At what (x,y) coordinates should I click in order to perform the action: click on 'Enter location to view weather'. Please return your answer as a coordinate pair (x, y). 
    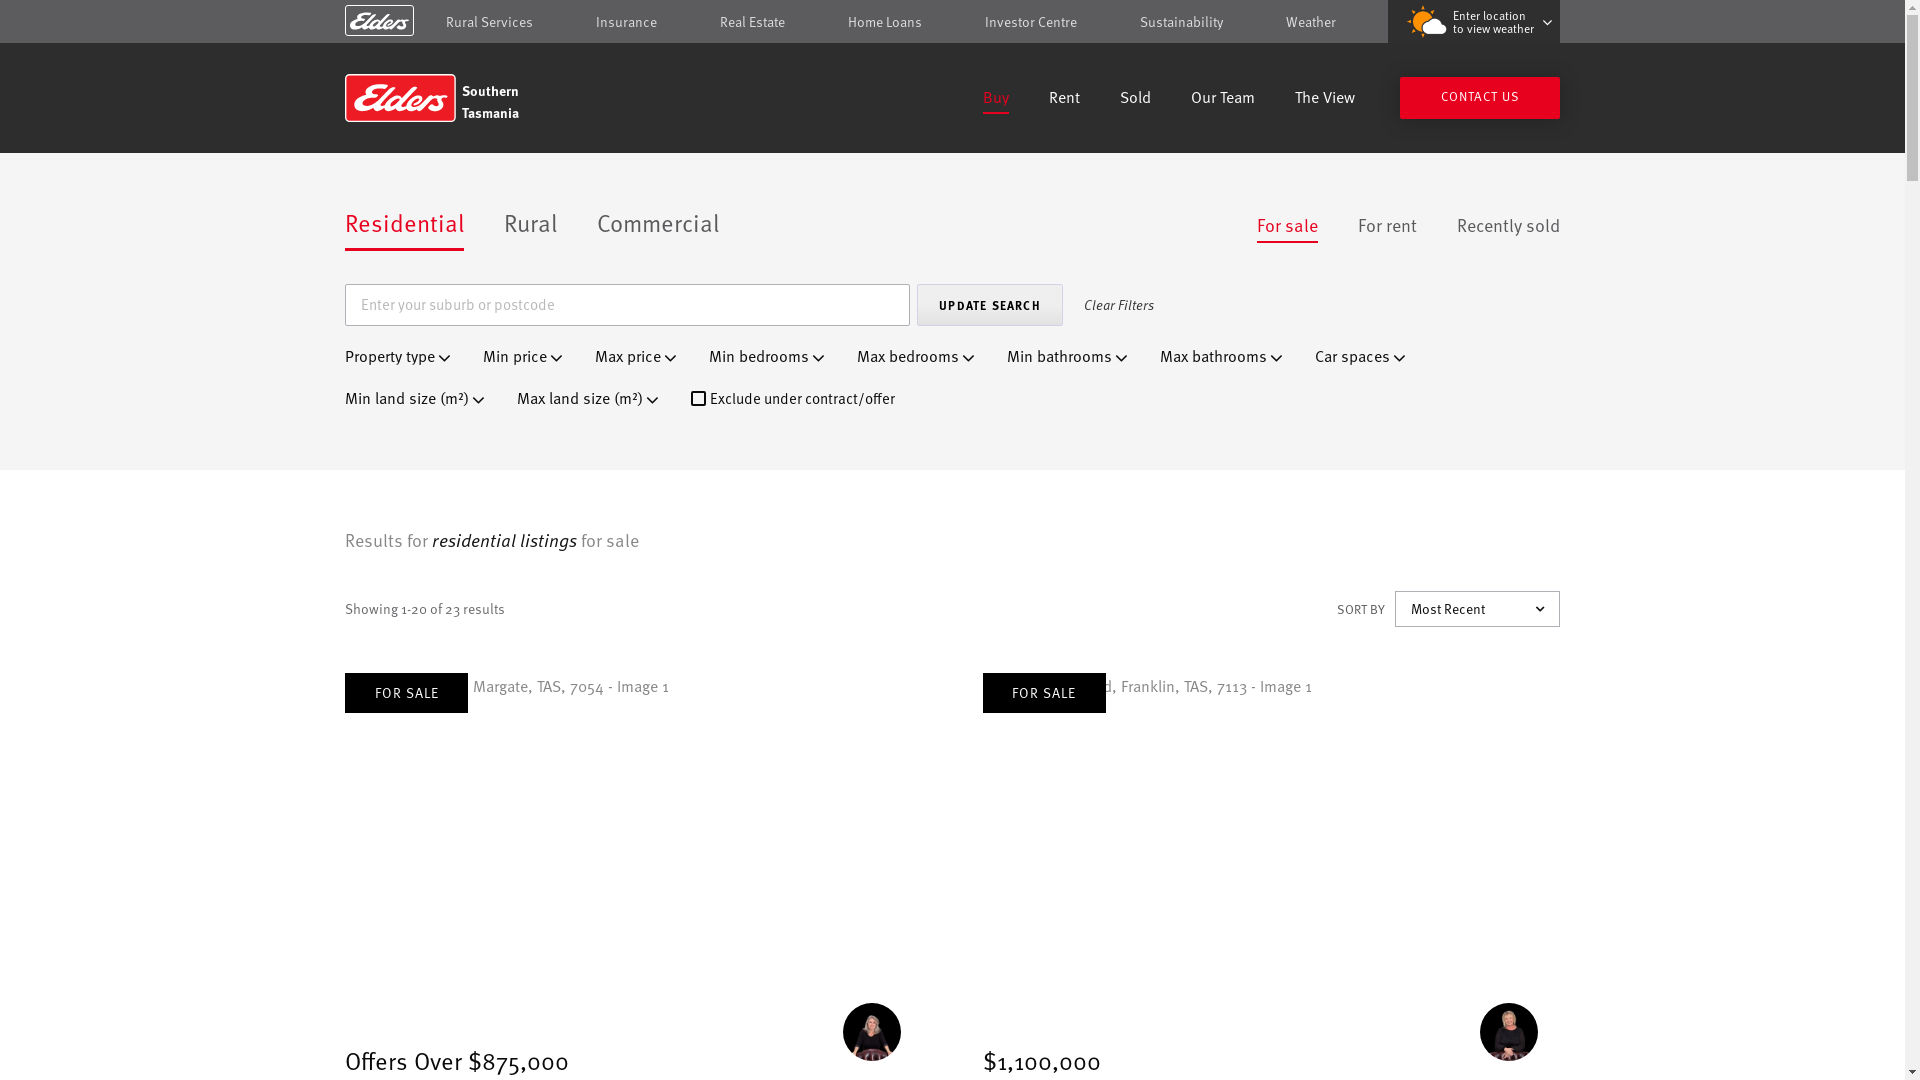
    Looking at the image, I should click on (1473, 21).